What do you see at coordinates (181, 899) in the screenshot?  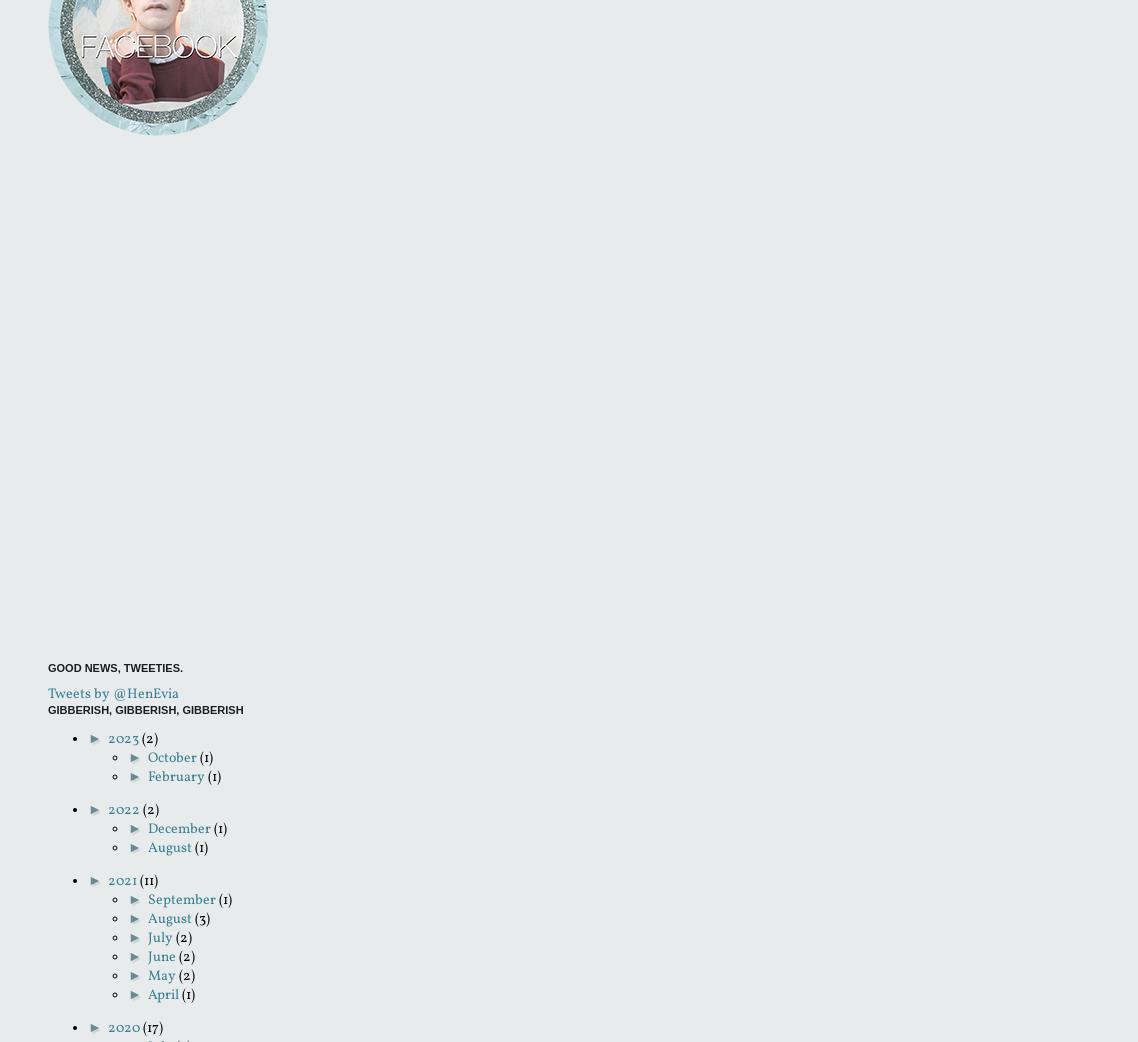 I see `'September'` at bounding box center [181, 899].